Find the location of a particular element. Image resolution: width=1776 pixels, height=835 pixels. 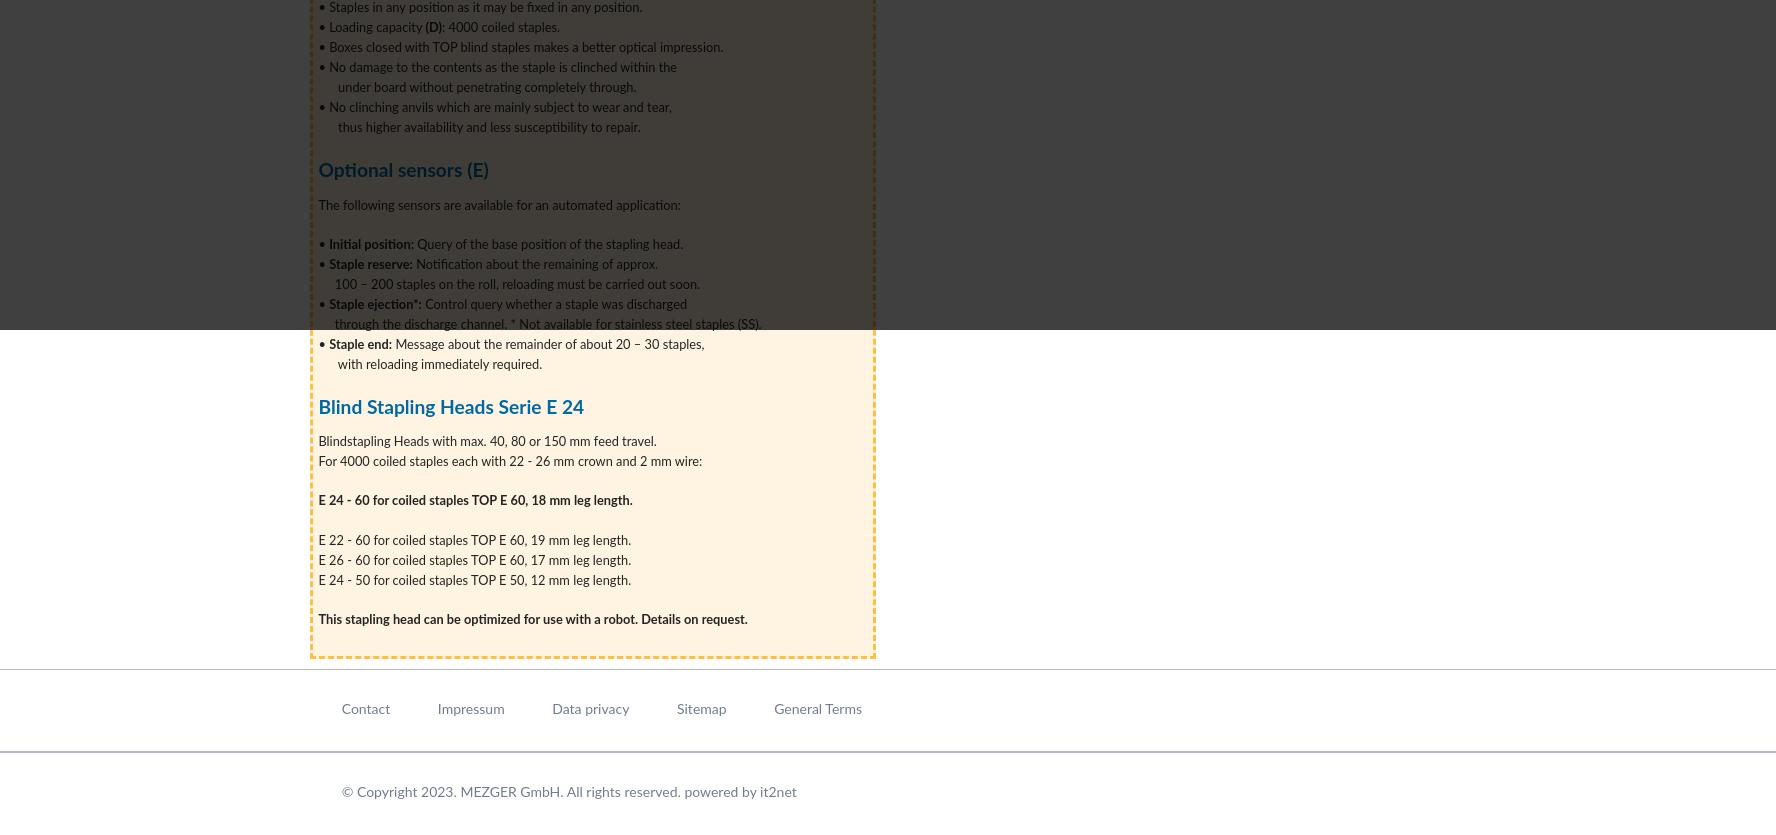

'Notification about the remaining of approx.' is located at coordinates (534, 263).